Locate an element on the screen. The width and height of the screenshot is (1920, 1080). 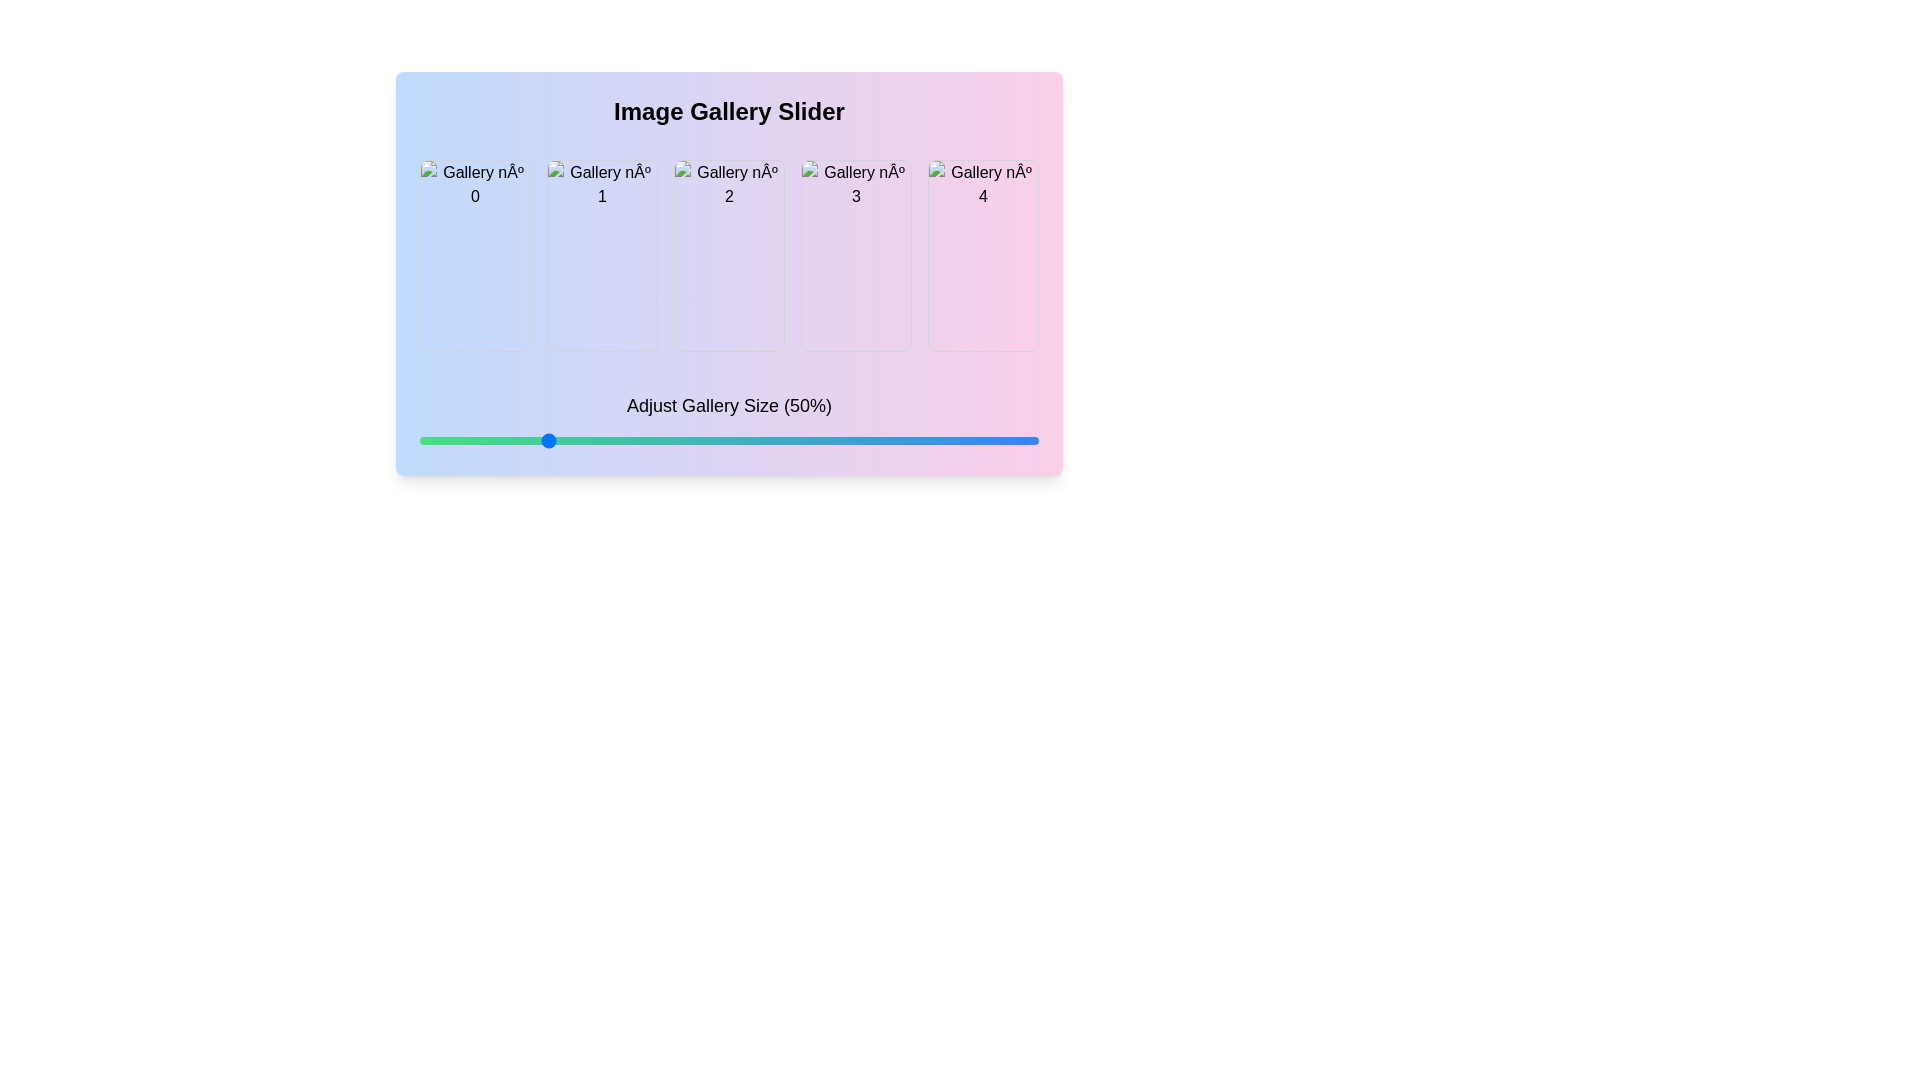
the gallery size slider to 139% is located at coordinates (984, 439).